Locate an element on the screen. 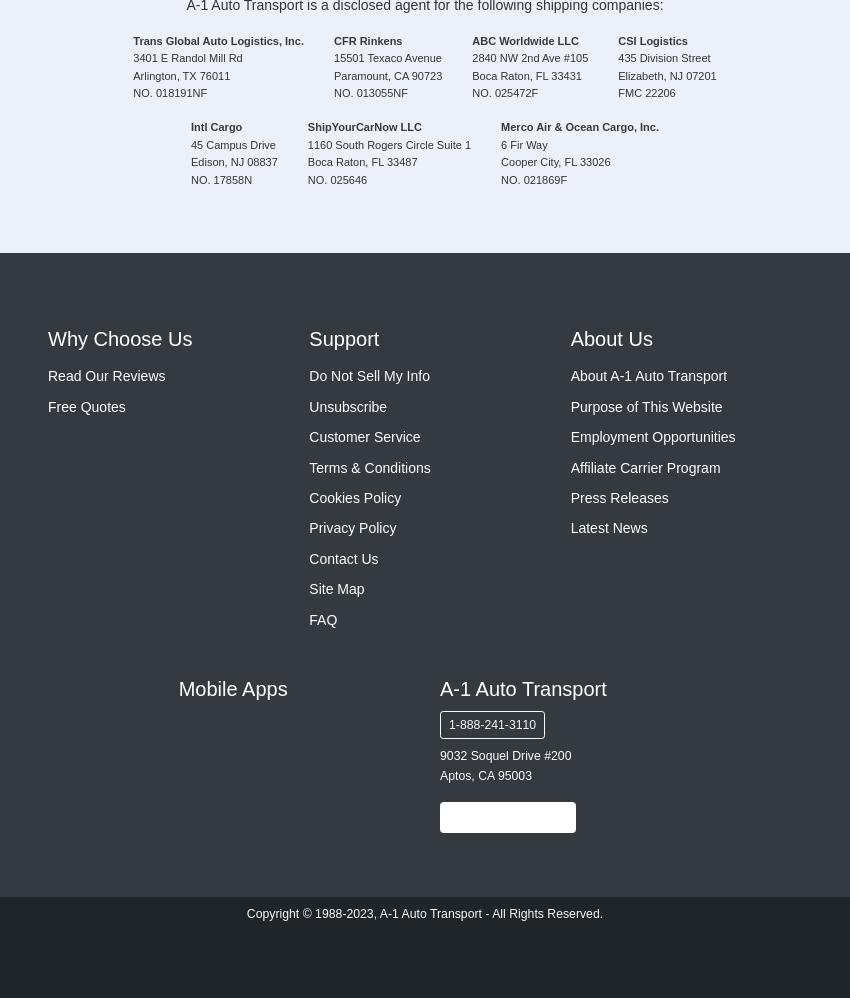  'Purpose of This Website' is located at coordinates (646, 405).